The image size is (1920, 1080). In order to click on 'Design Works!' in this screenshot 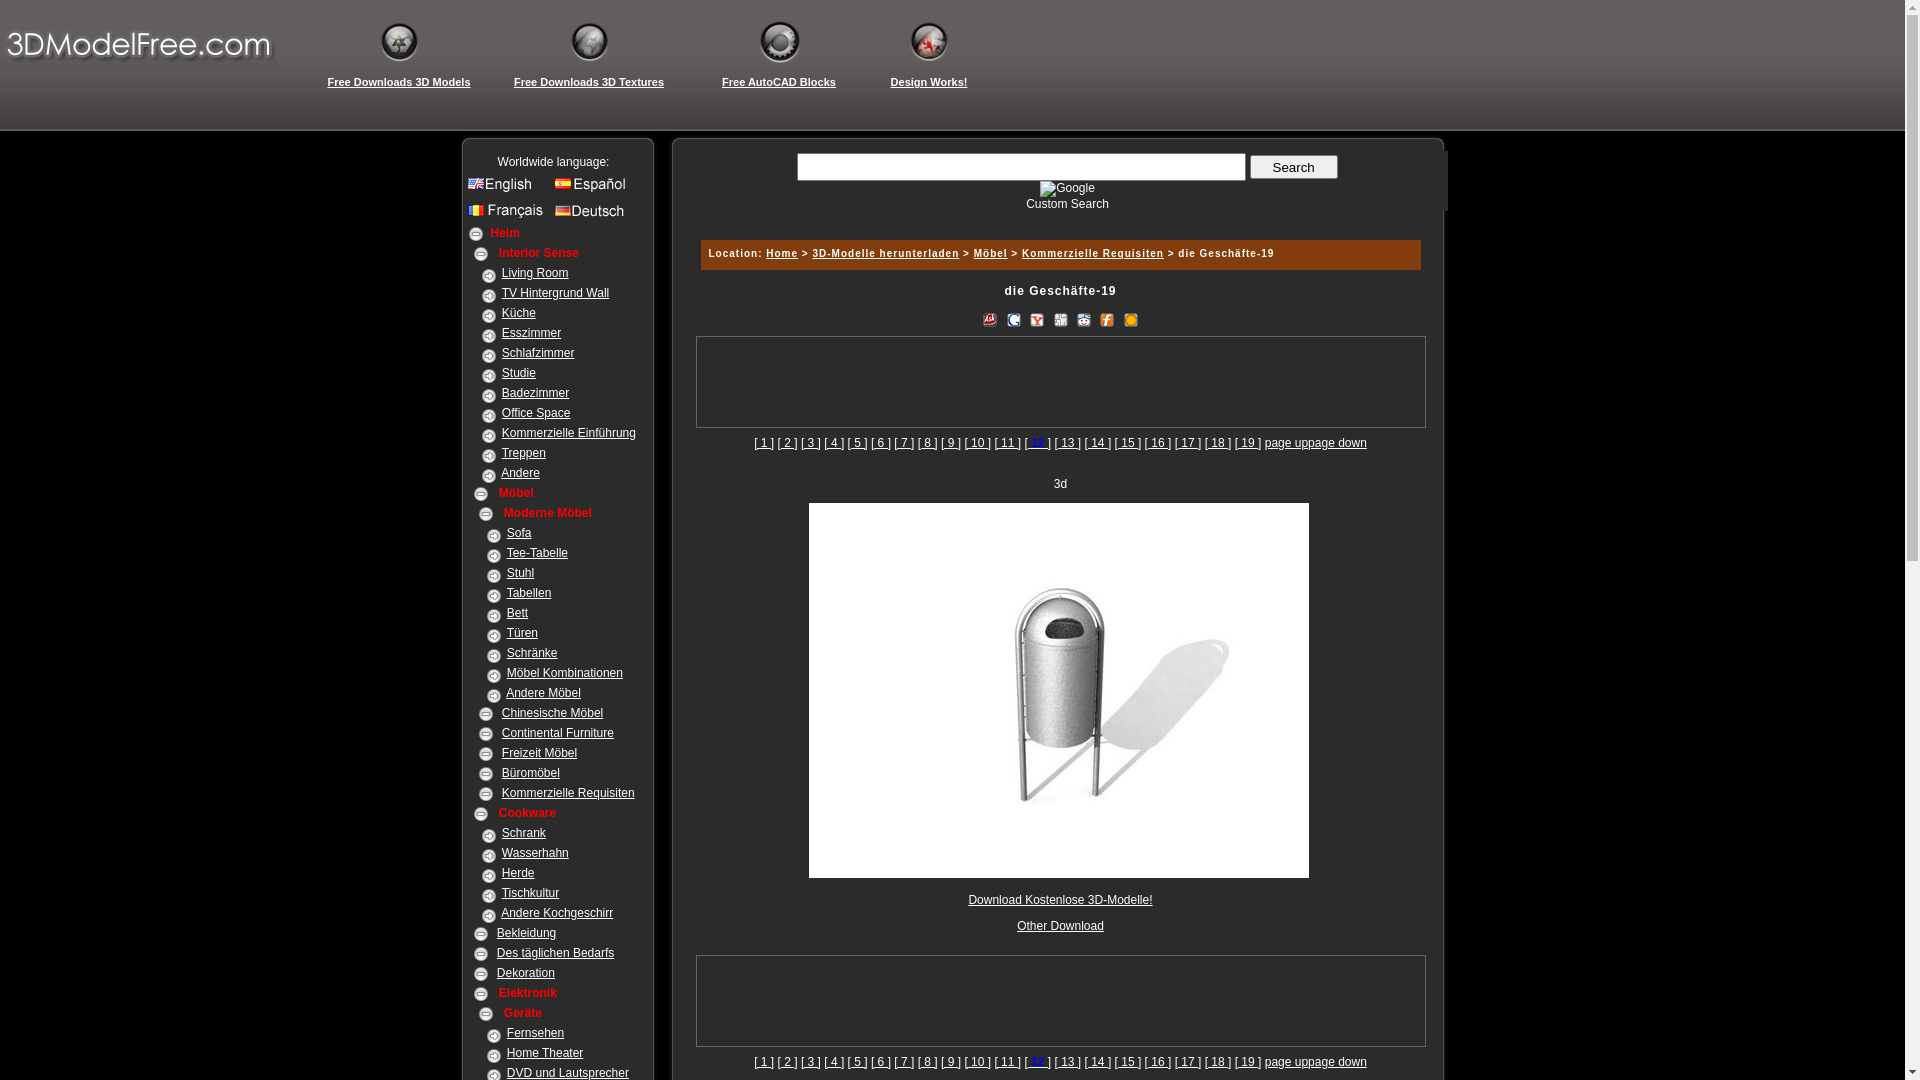, I will do `click(928, 80)`.